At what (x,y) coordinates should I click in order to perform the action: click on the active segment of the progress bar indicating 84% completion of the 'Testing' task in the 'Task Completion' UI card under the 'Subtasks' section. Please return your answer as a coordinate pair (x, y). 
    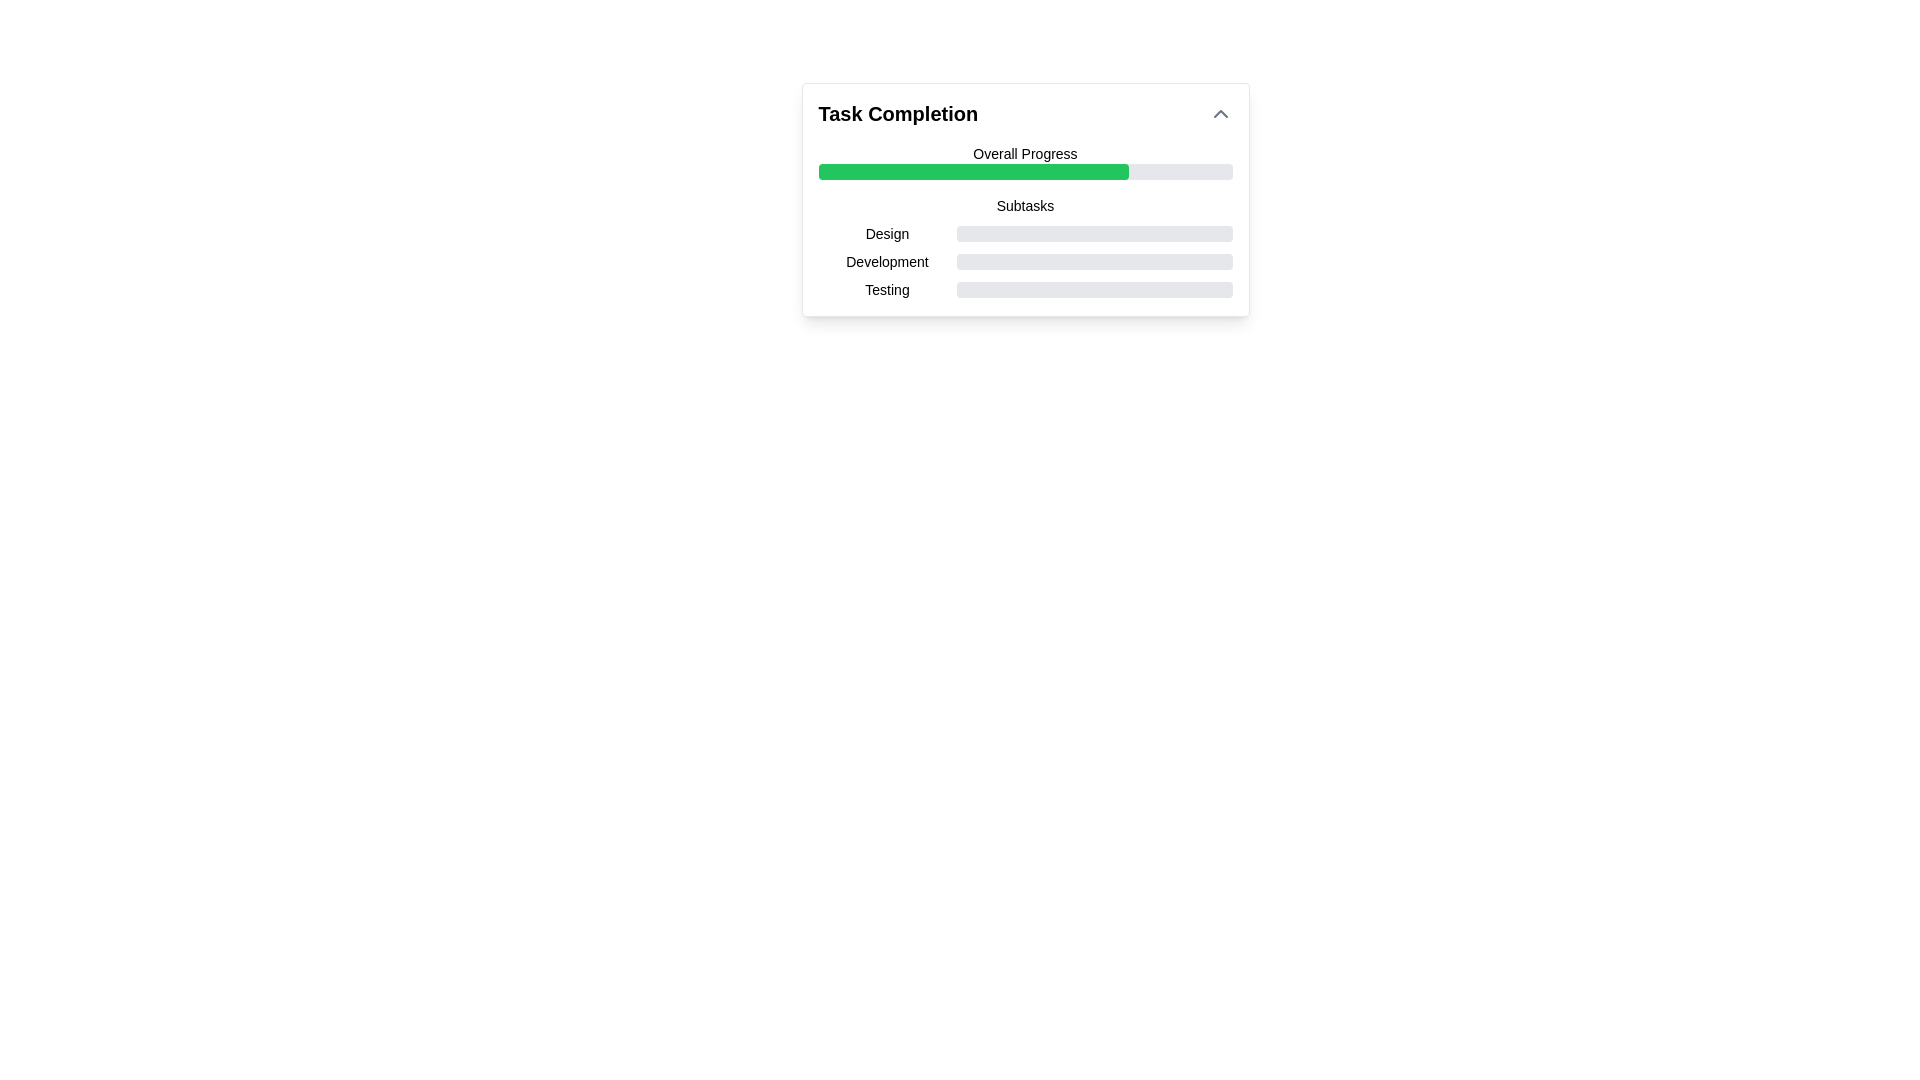
    Looking at the image, I should click on (1071, 289).